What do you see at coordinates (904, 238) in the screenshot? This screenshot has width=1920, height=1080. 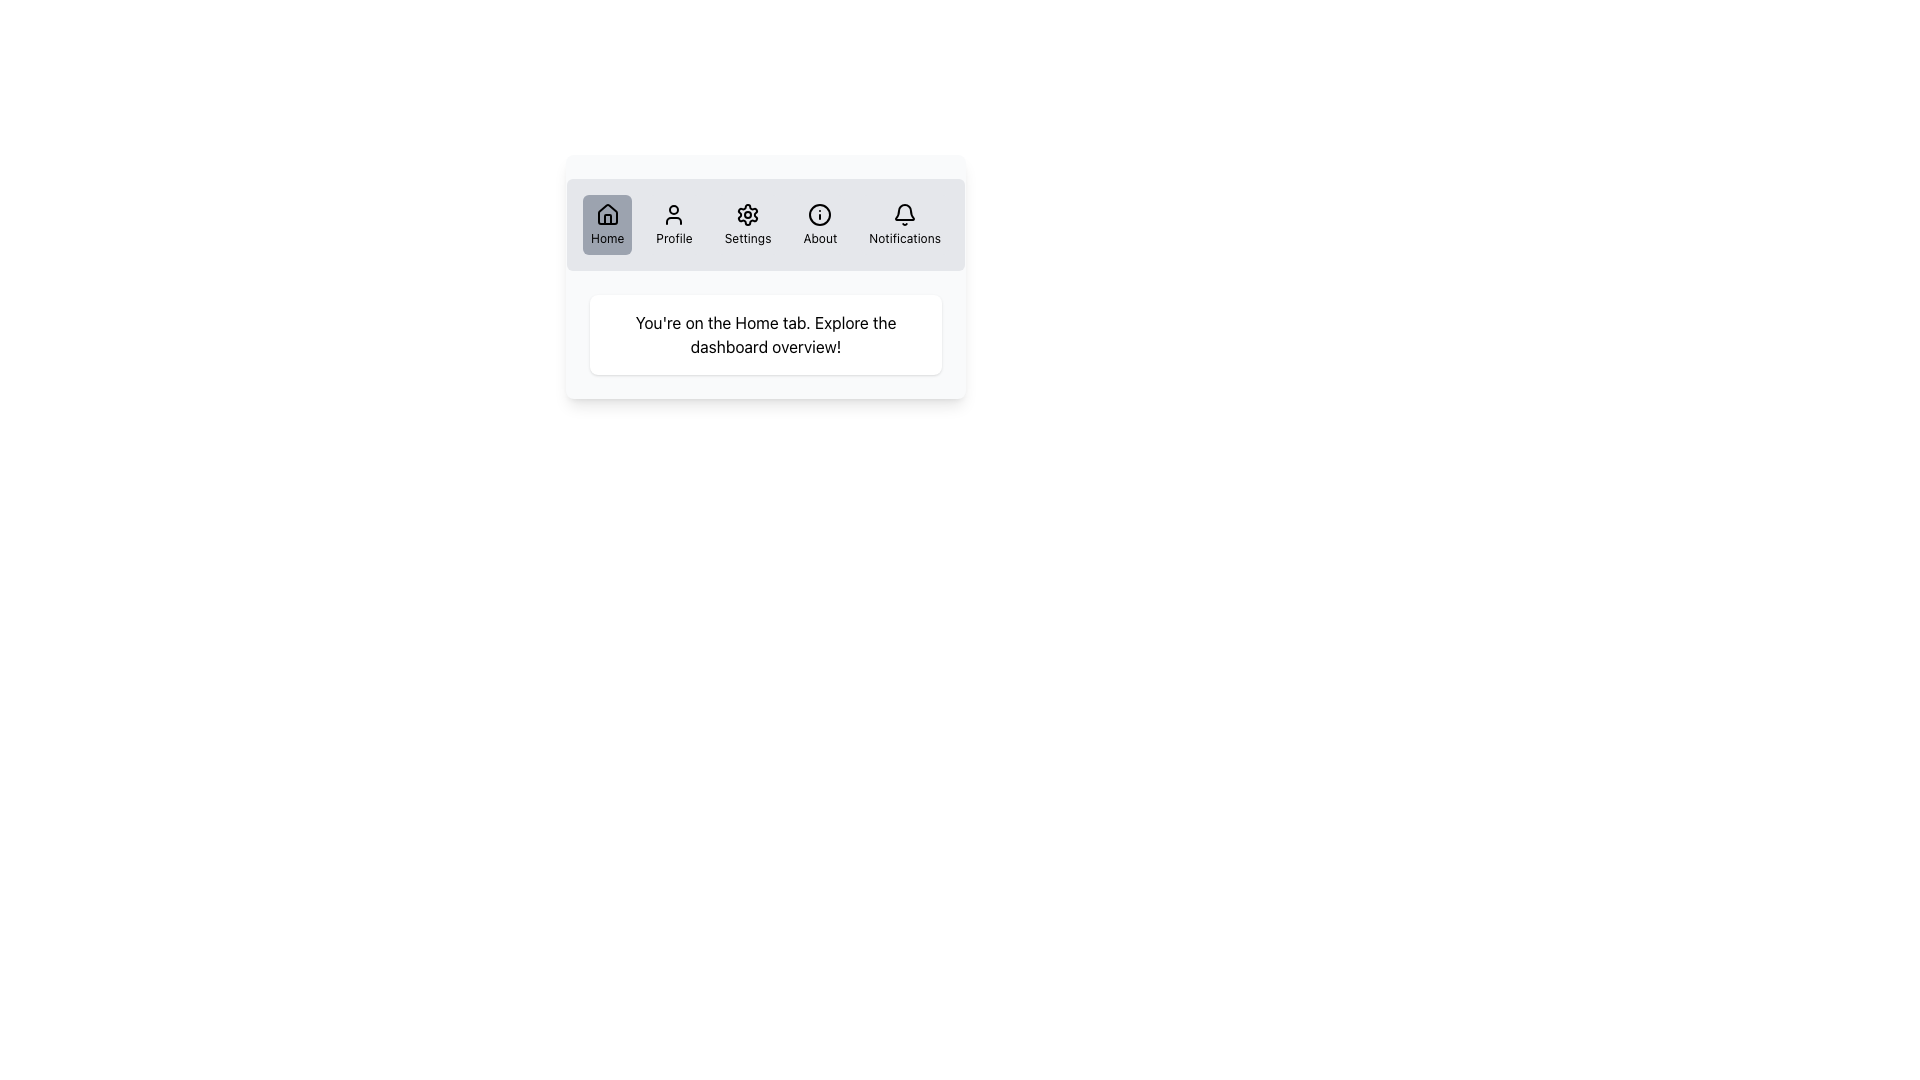 I see `the small gray text label reading 'Notifications' located beneath the bell-shaped icon` at bounding box center [904, 238].